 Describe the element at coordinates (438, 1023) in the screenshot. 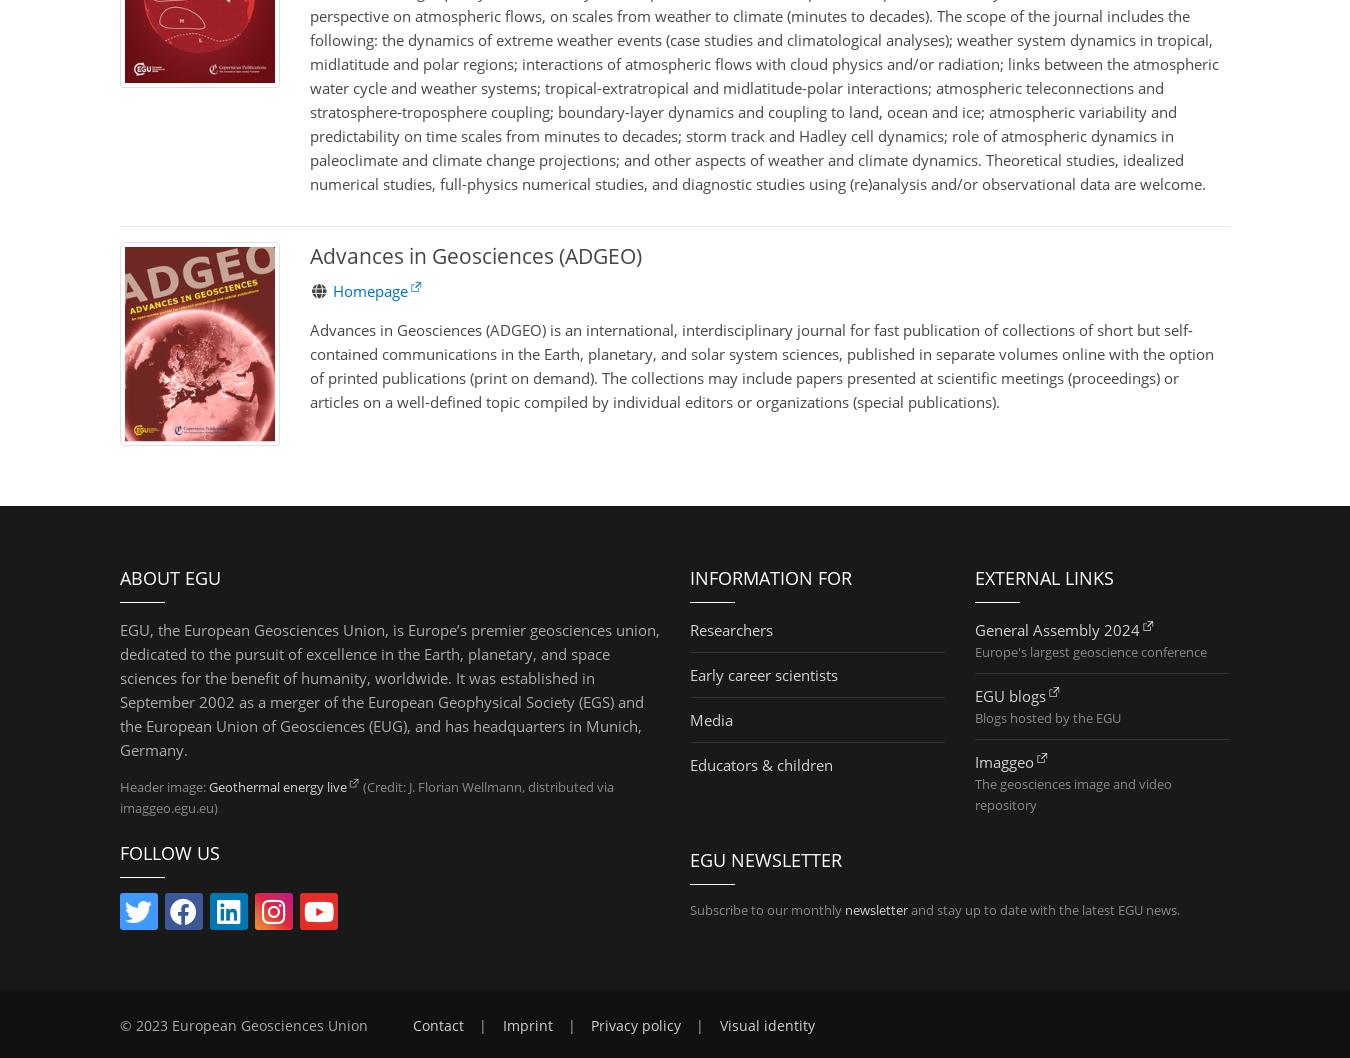

I see `'Contact'` at that location.